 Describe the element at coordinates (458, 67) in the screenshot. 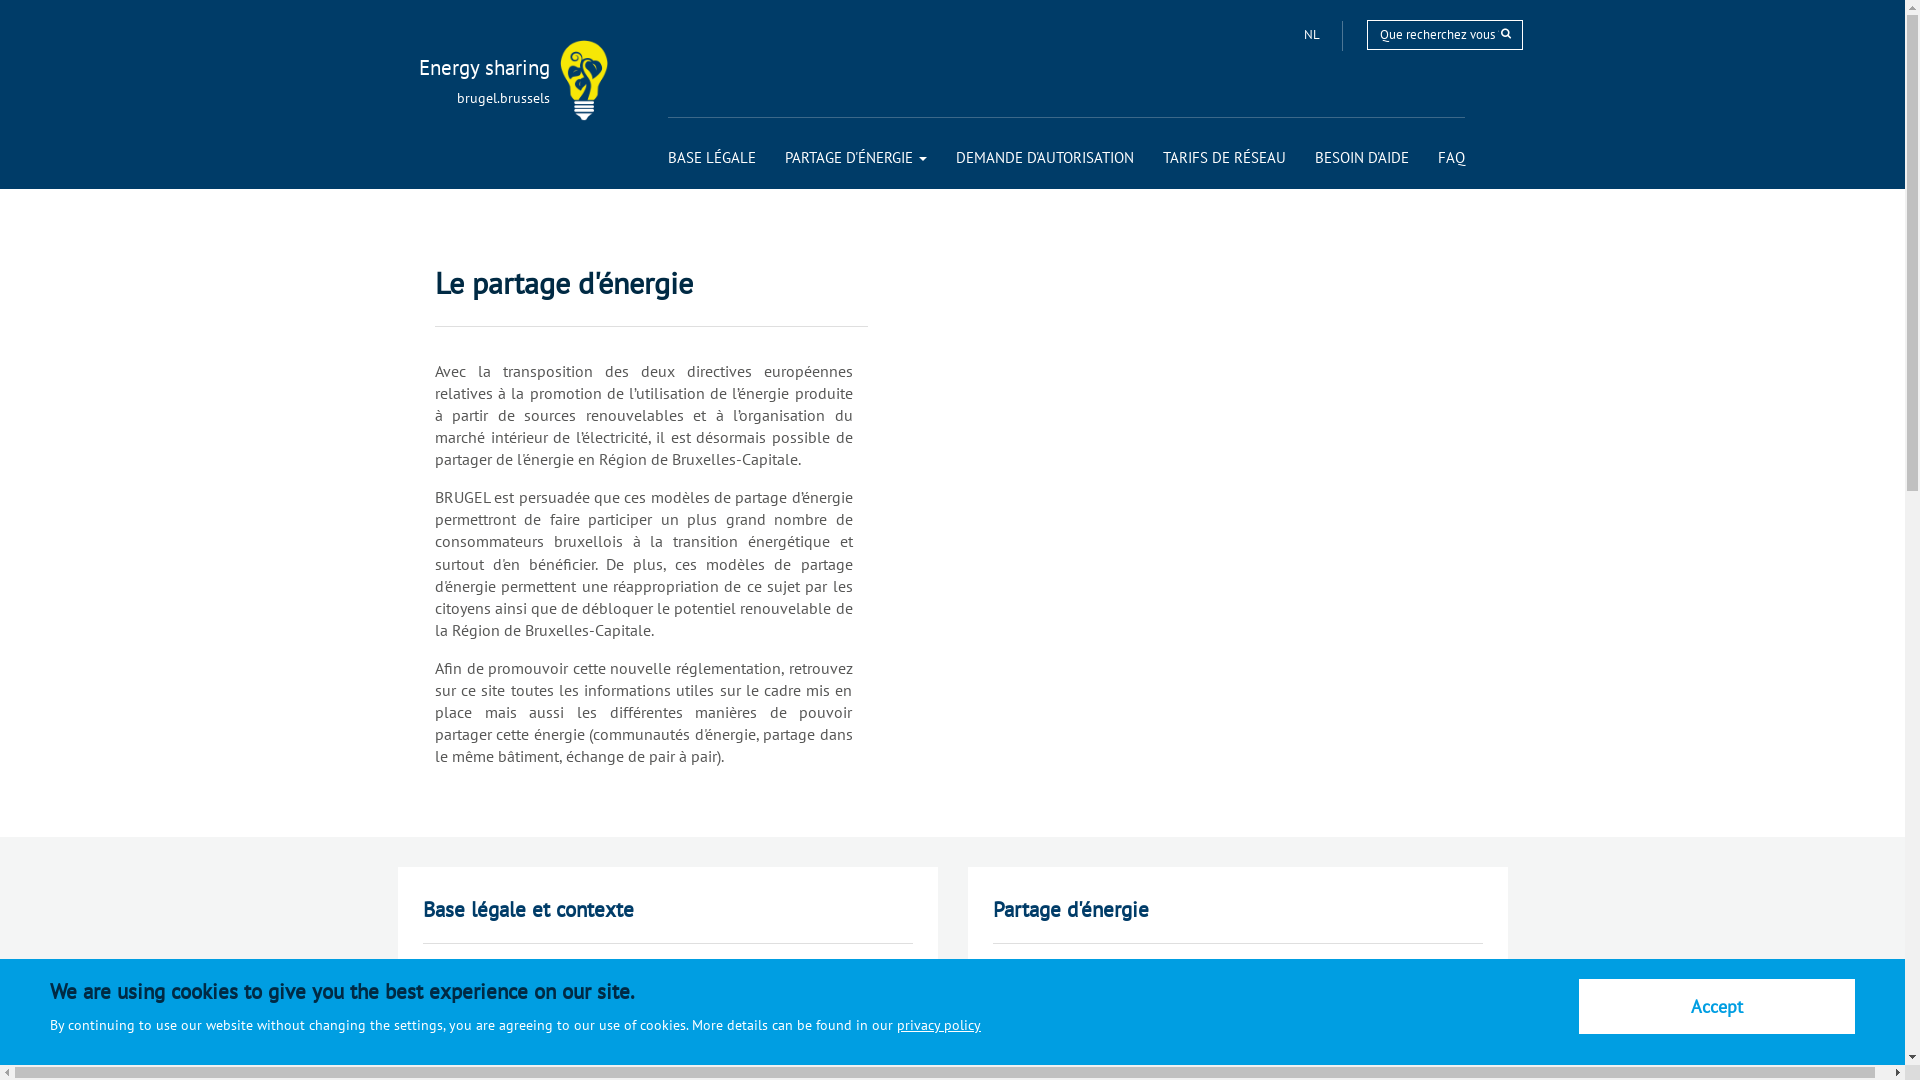

I see `'Energy sharing` at that location.